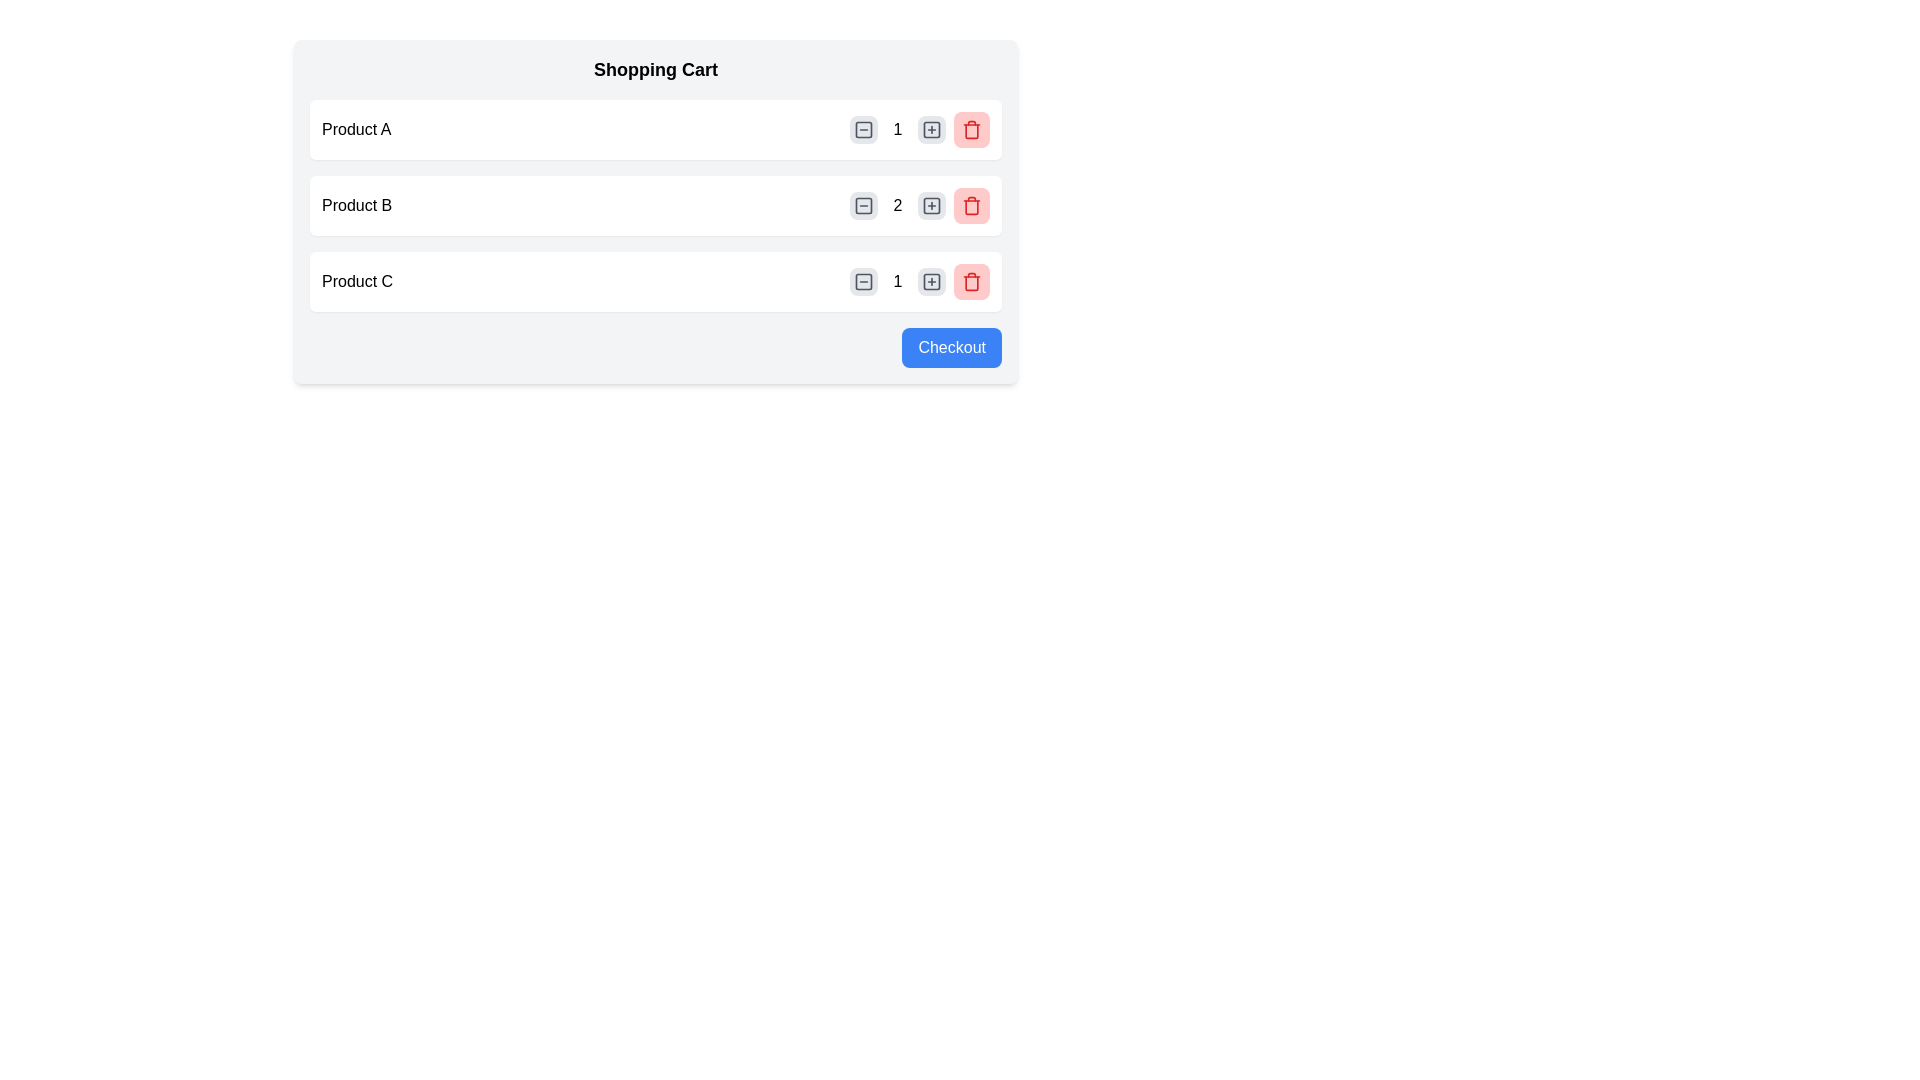 Image resolution: width=1920 pixels, height=1080 pixels. I want to click on the square button with rounded corners and a plus symbol located to the right of the numeric quantity '1' for 'Product A' in the shopping cart interface to increment the quantity, so click(930, 130).